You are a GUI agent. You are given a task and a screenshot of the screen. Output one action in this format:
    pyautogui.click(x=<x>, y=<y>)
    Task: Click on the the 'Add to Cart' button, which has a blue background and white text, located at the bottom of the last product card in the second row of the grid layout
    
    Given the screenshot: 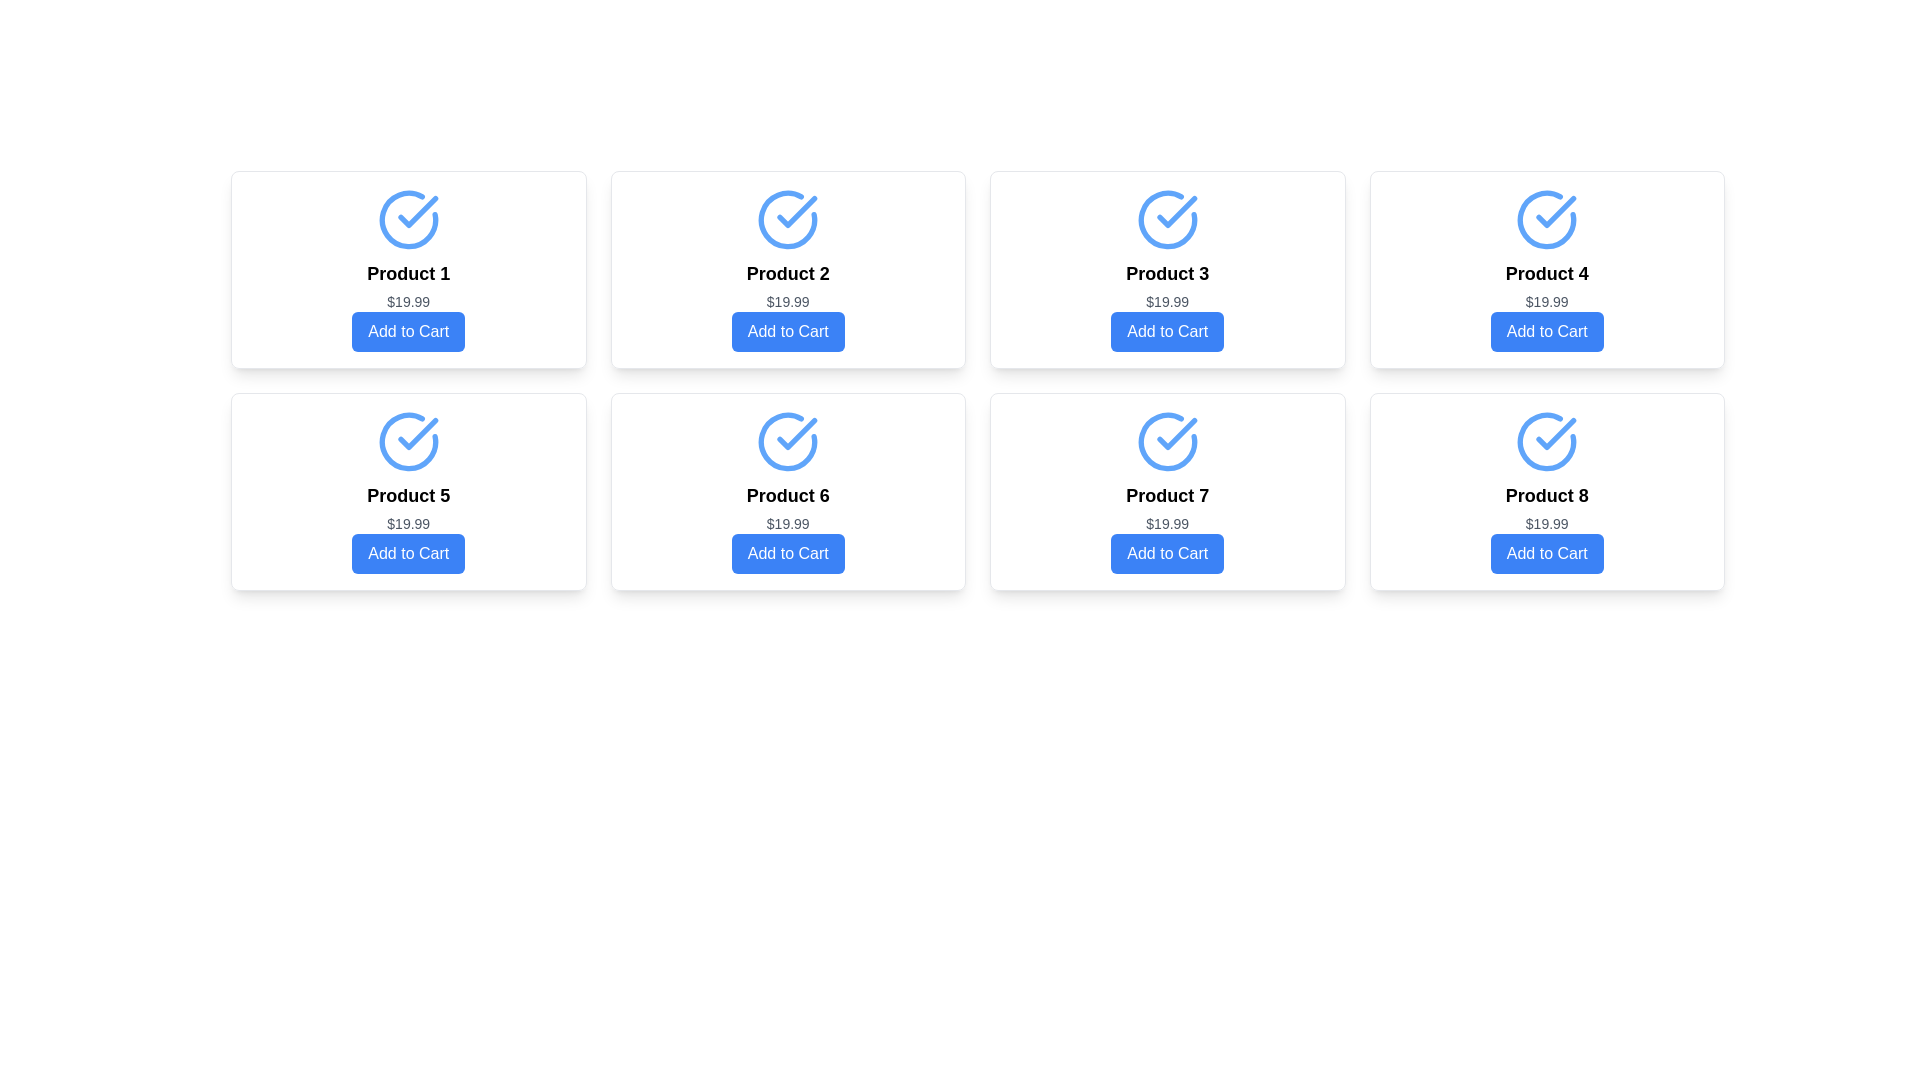 What is the action you would take?
    pyautogui.click(x=1546, y=554)
    